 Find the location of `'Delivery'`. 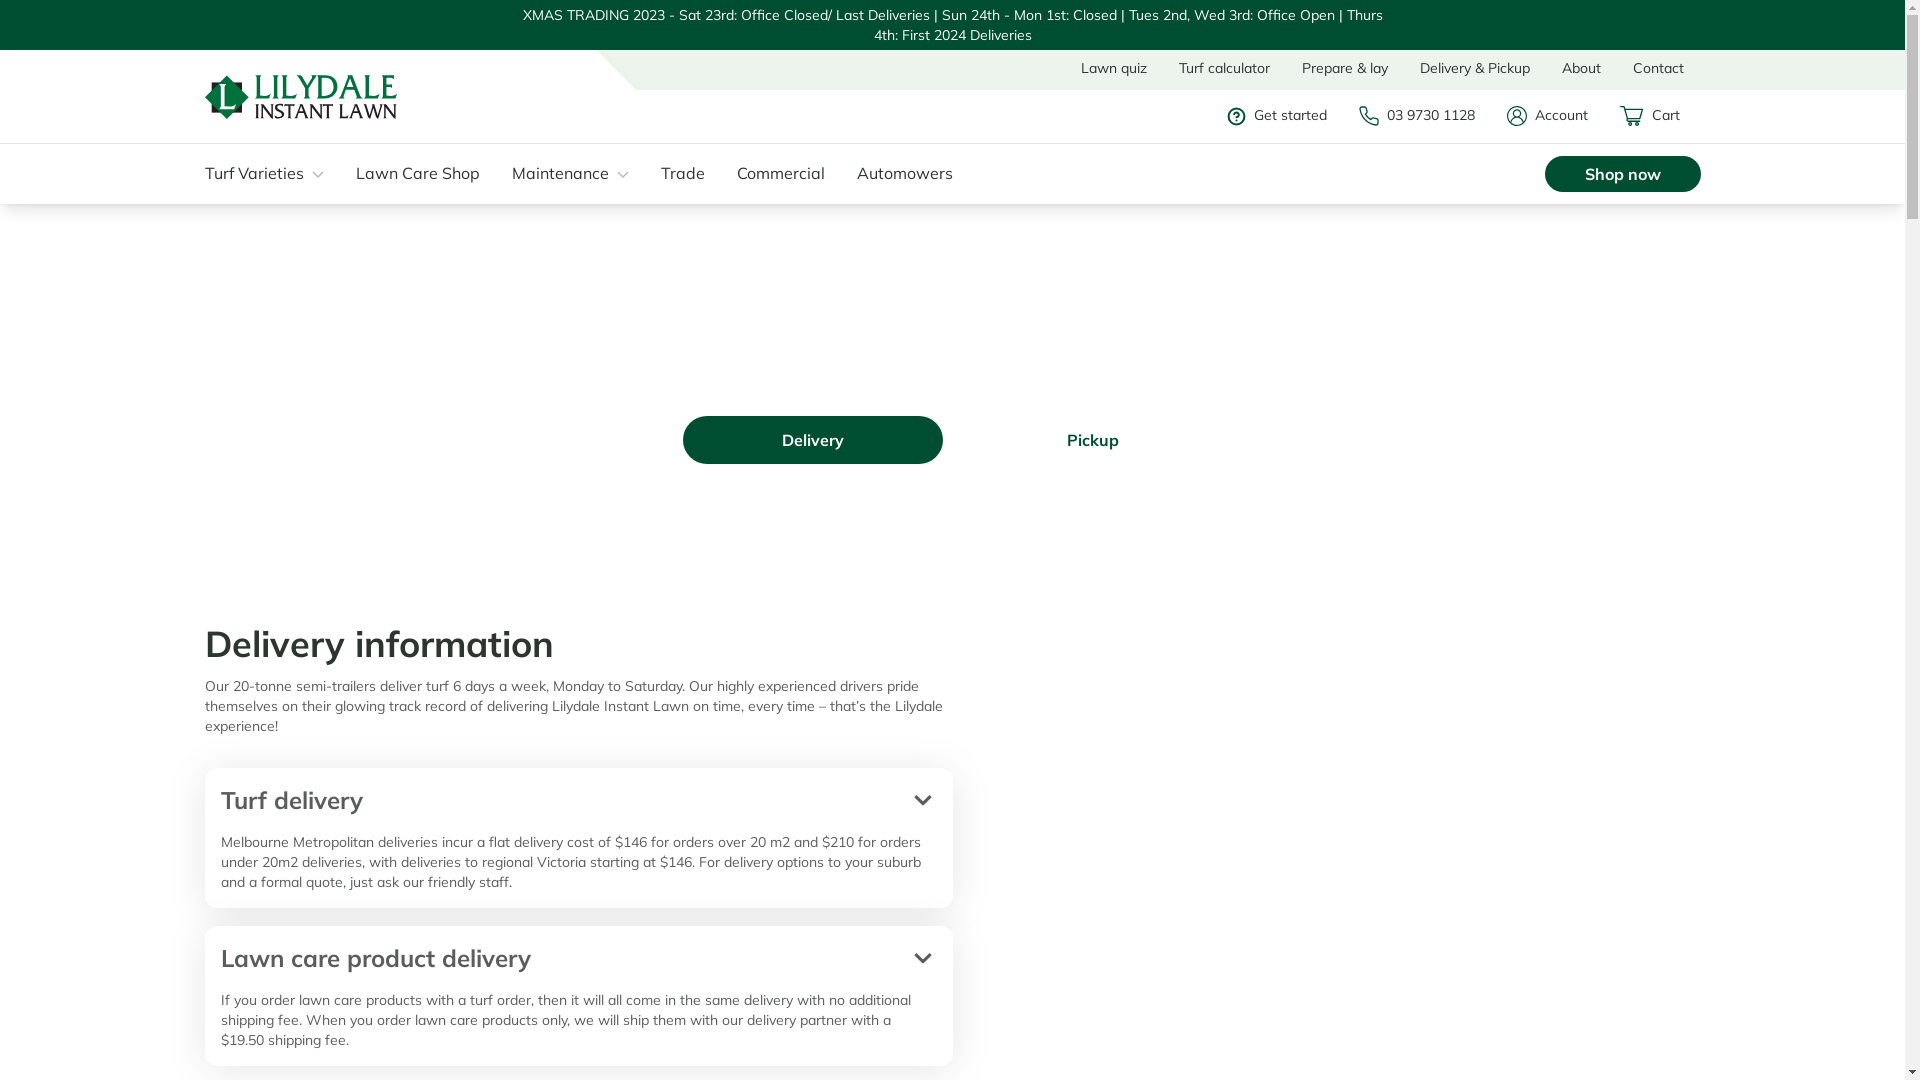

'Delivery' is located at coordinates (681, 438).